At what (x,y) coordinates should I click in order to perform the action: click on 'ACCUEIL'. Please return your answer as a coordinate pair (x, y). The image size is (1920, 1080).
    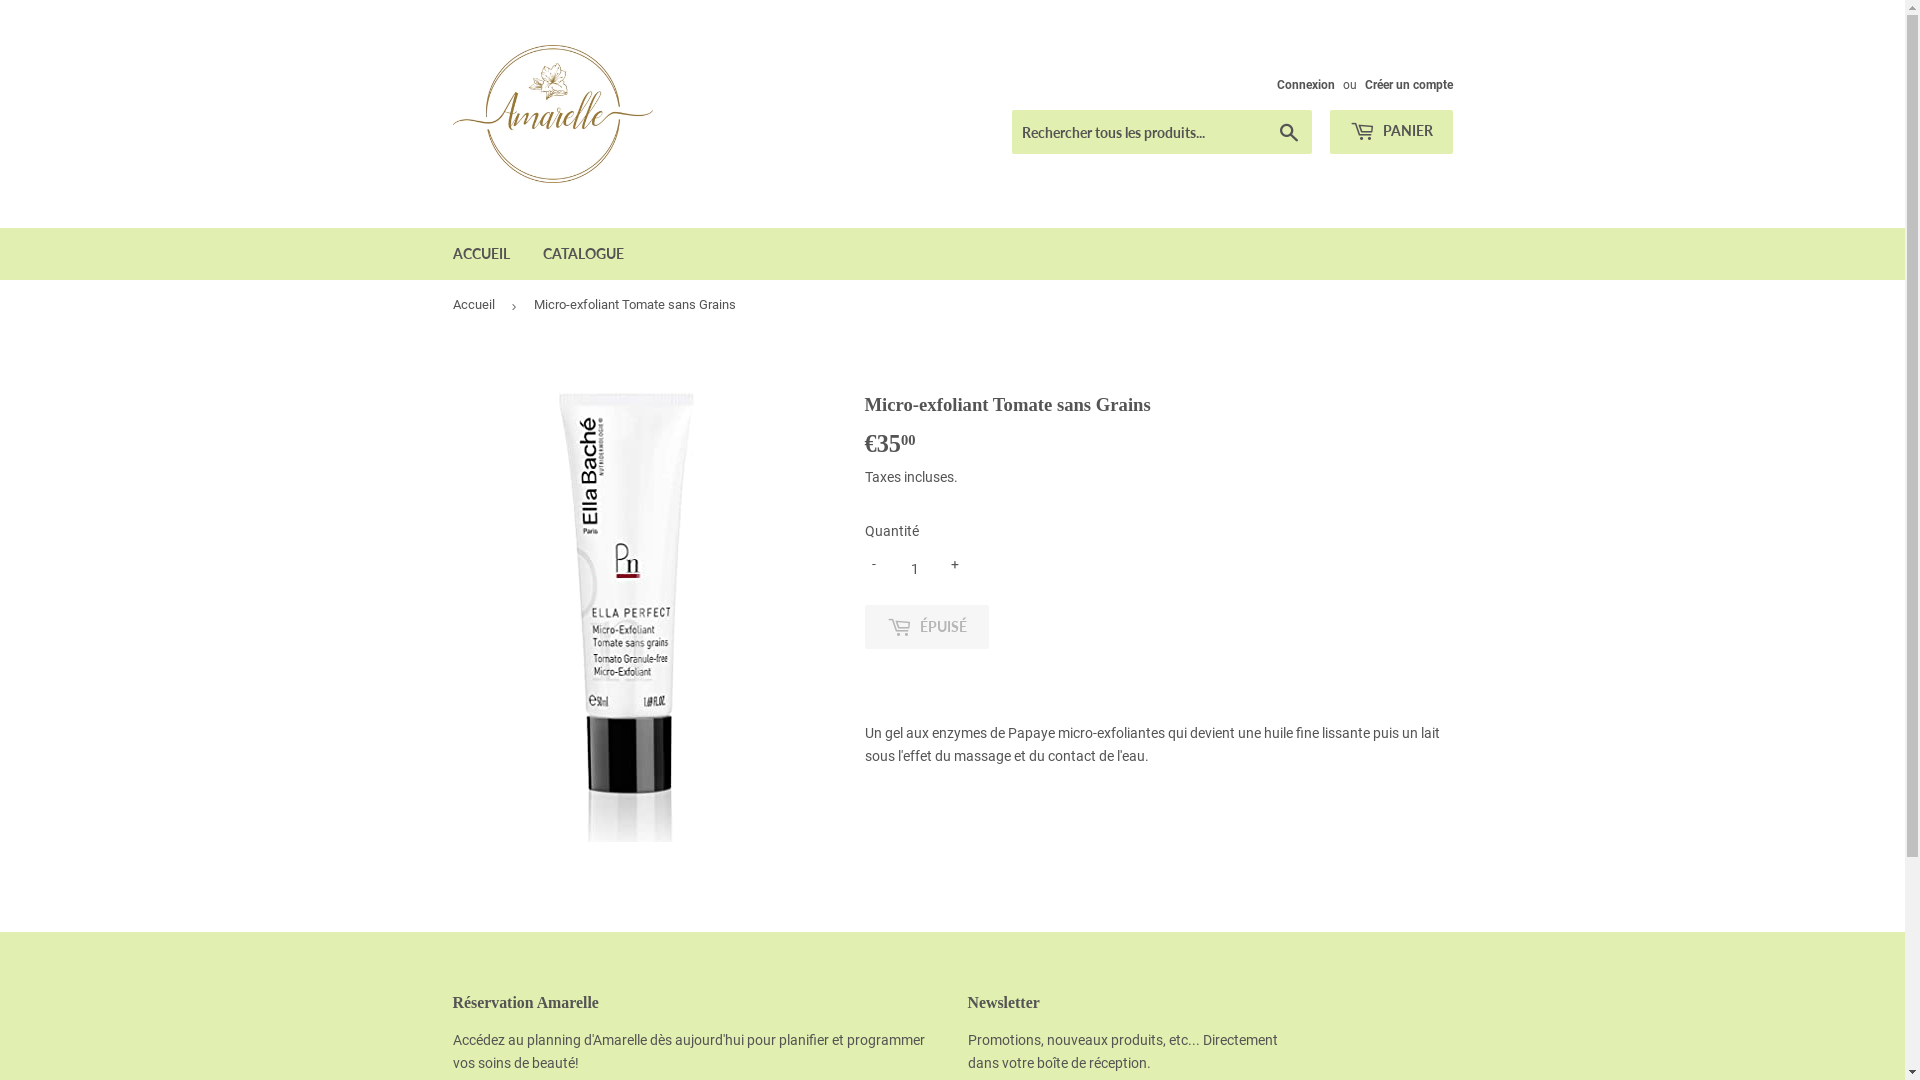
    Looking at the image, I should click on (436, 253).